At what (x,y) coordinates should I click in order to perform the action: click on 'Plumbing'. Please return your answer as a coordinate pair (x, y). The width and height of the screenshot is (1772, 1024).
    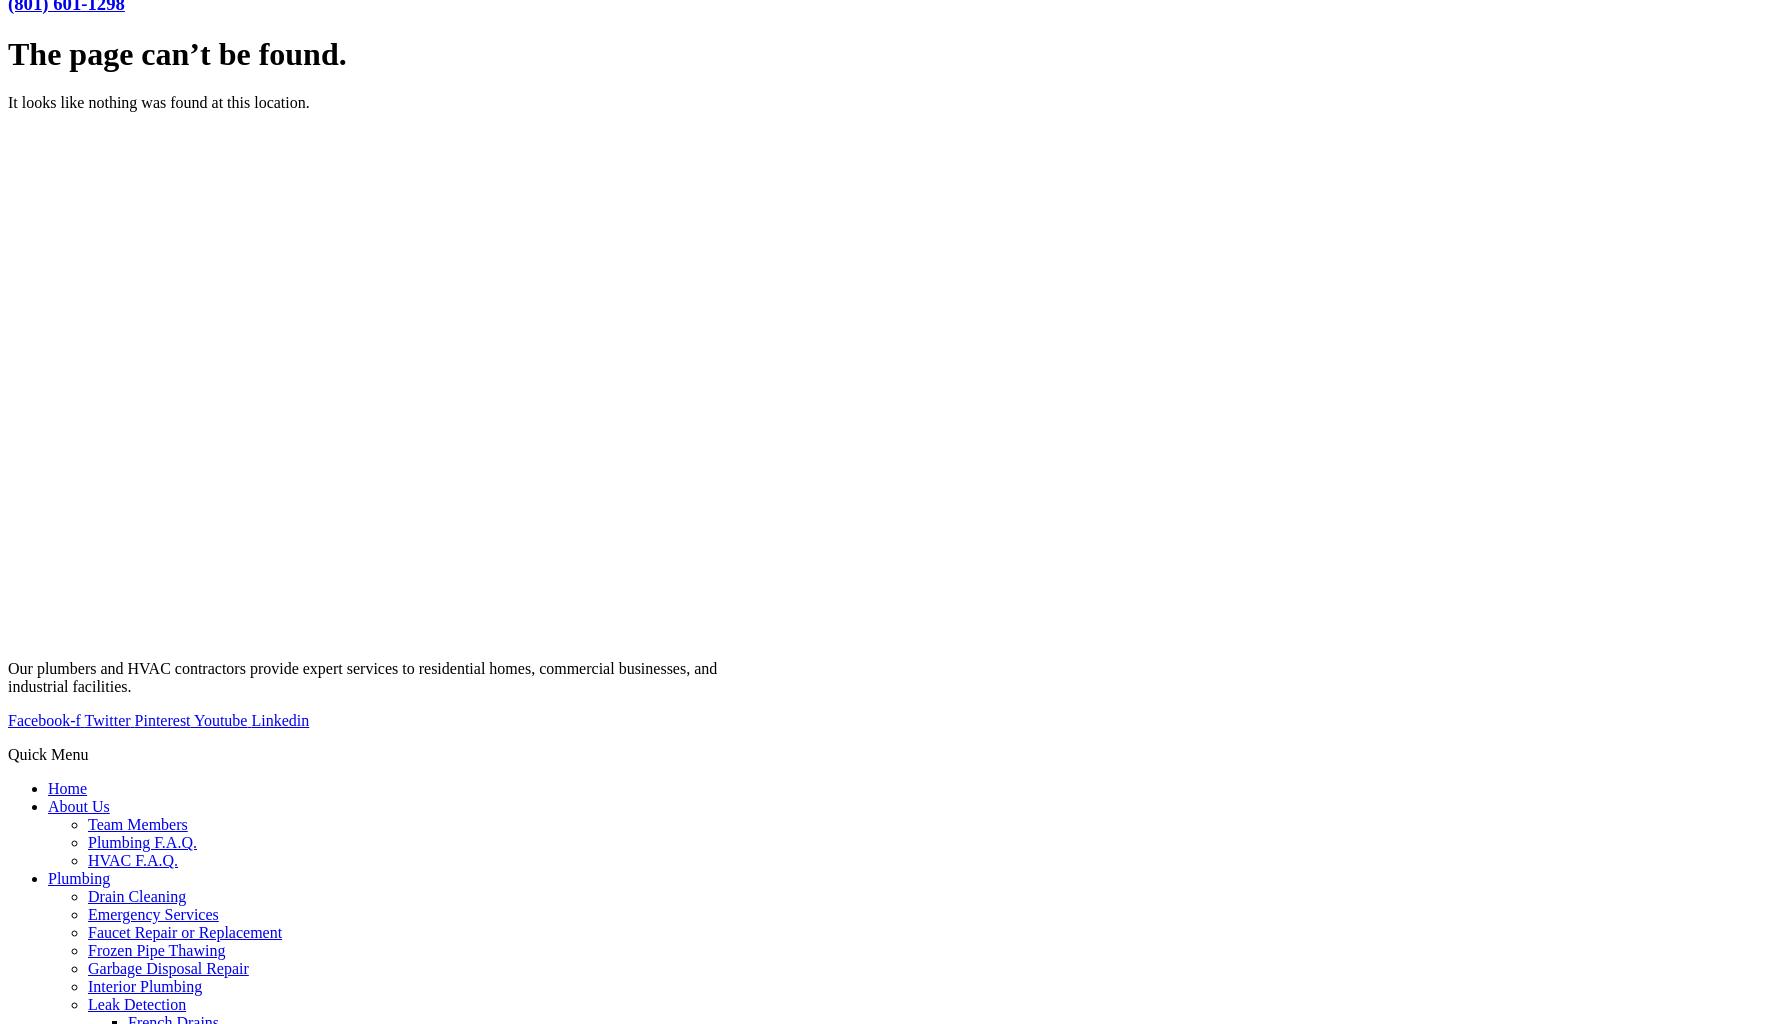
    Looking at the image, I should click on (47, 878).